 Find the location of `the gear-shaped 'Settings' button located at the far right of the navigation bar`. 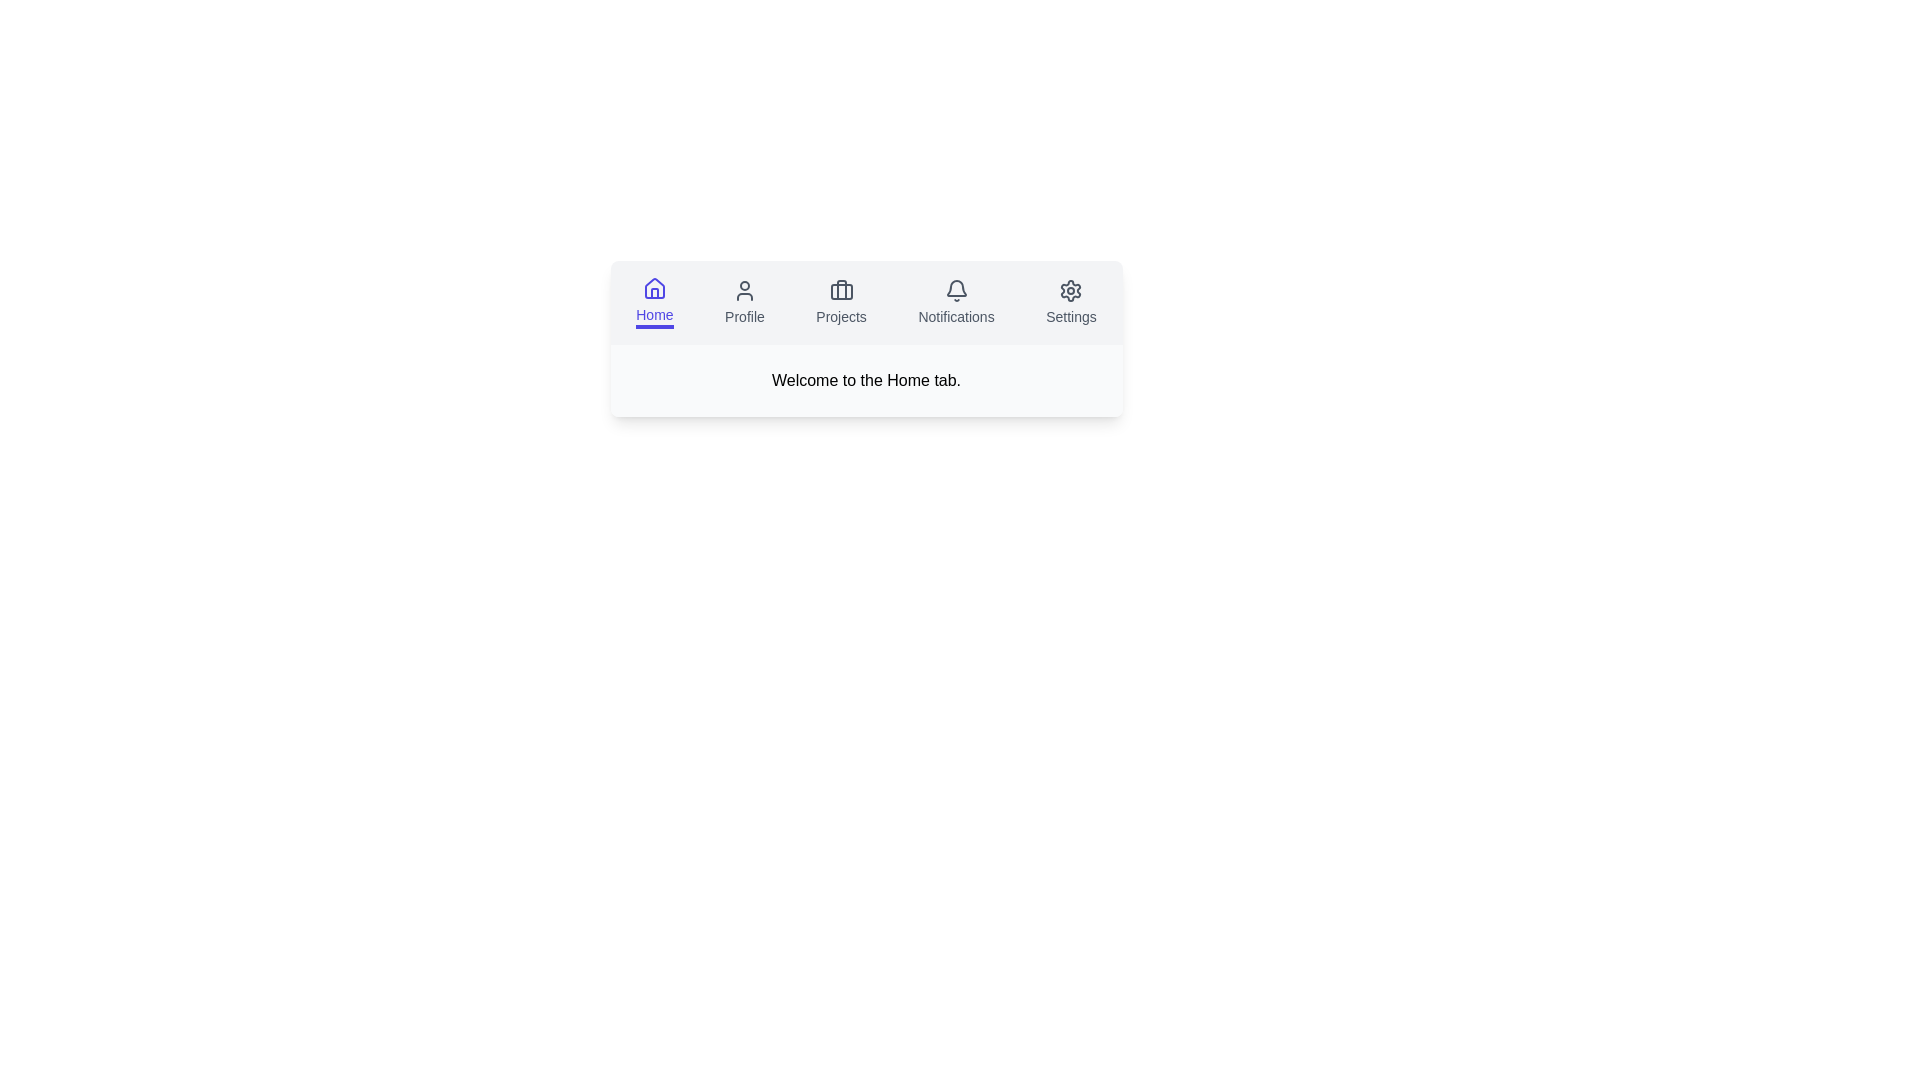

the gear-shaped 'Settings' button located at the far right of the navigation bar is located at coordinates (1070, 303).